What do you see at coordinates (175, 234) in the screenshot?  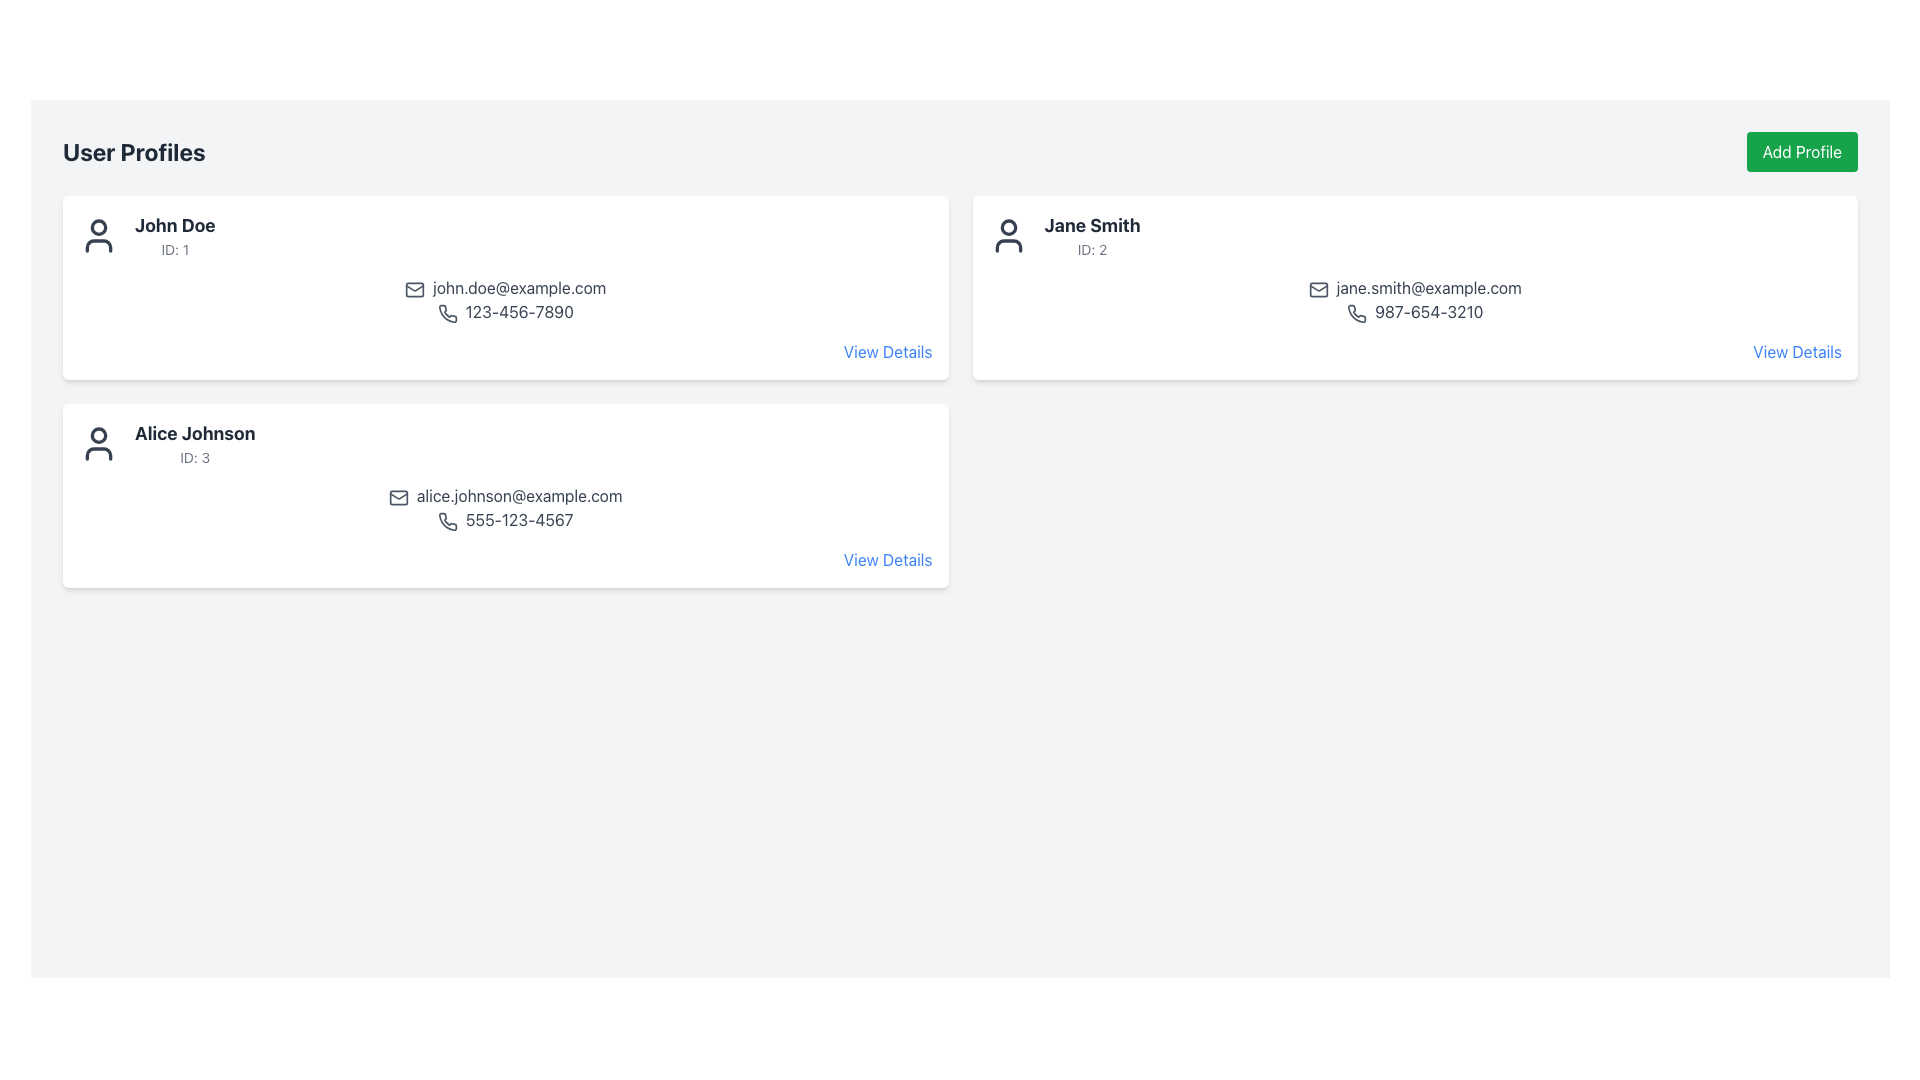 I see `text displayed in the Text Component that shows the name and ID of the user, located in the first user profile card in the upper-left corner, next to the user icon and above the contact information` at bounding box center [175, 234].